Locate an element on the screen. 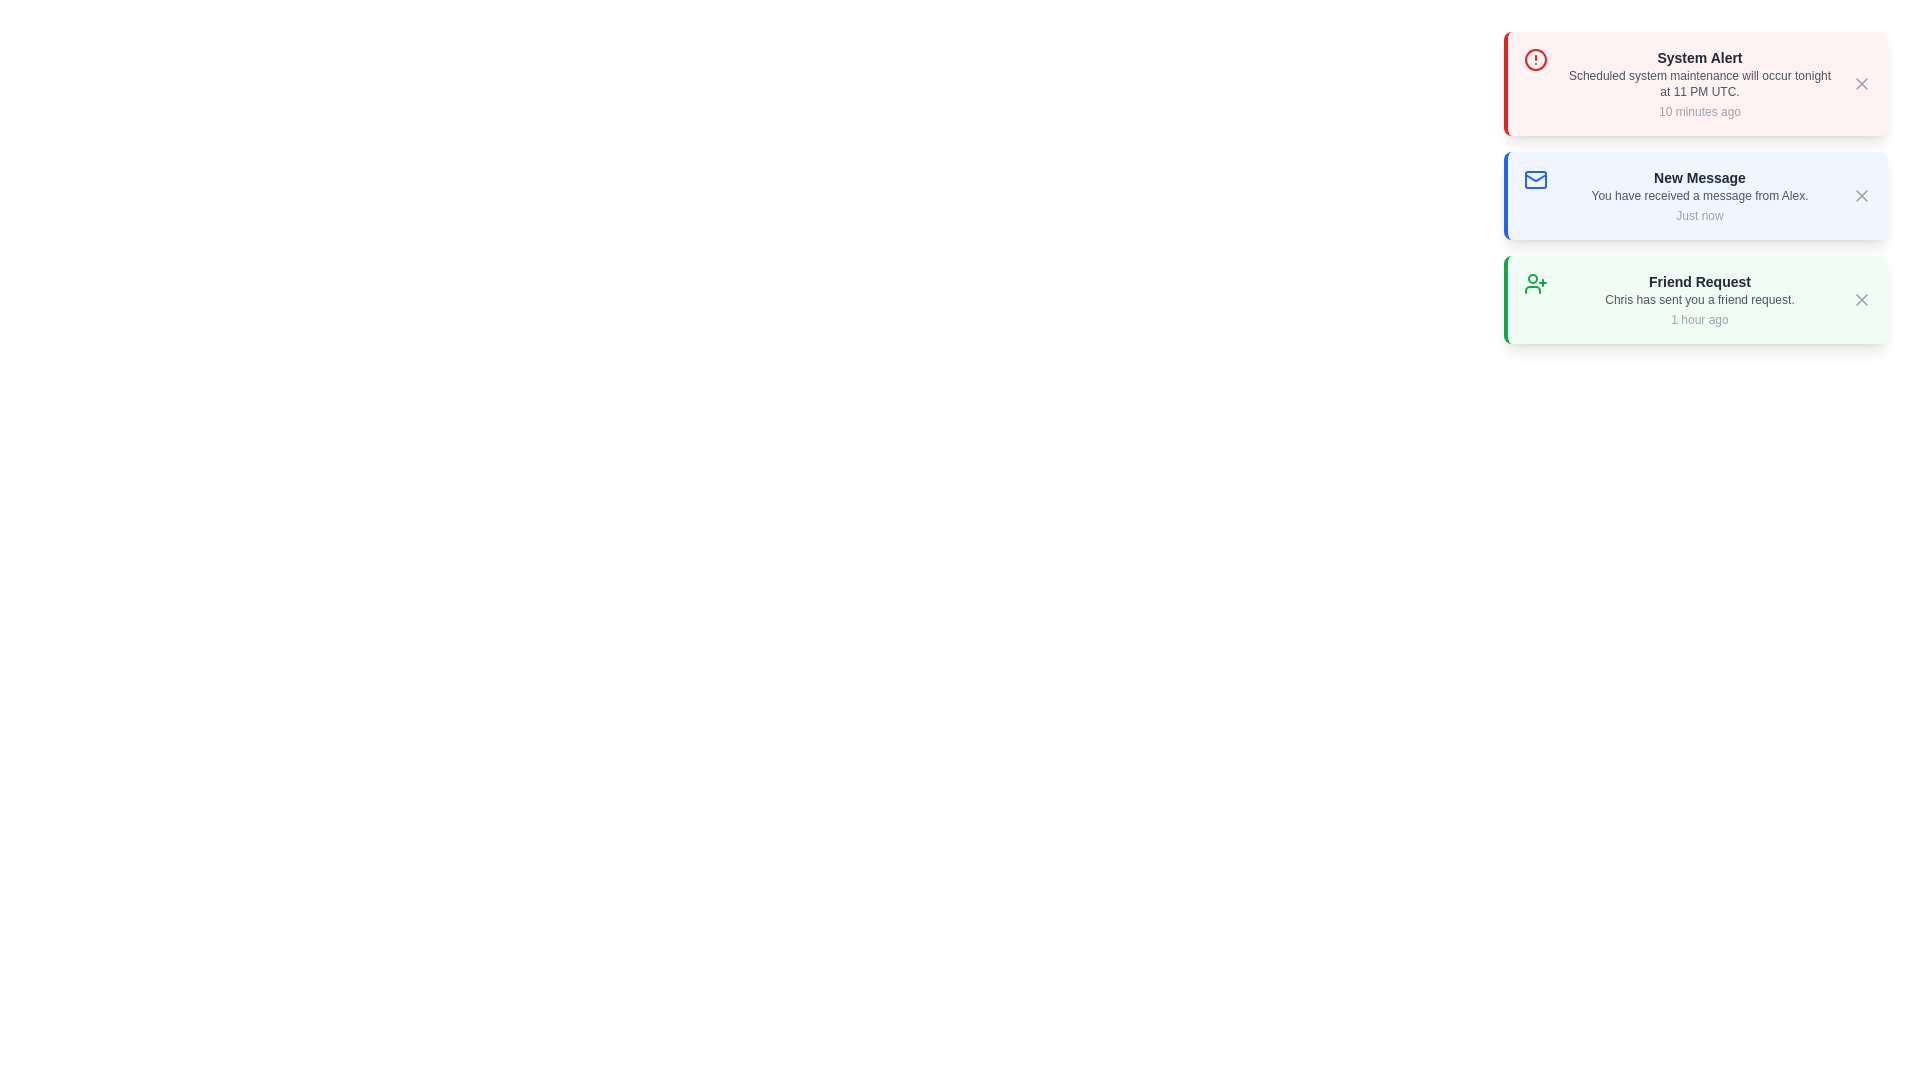  the small envelope icon with a blue border located at the top-left side of the 'New Message' notification box is located at coordinates (1535, 180).